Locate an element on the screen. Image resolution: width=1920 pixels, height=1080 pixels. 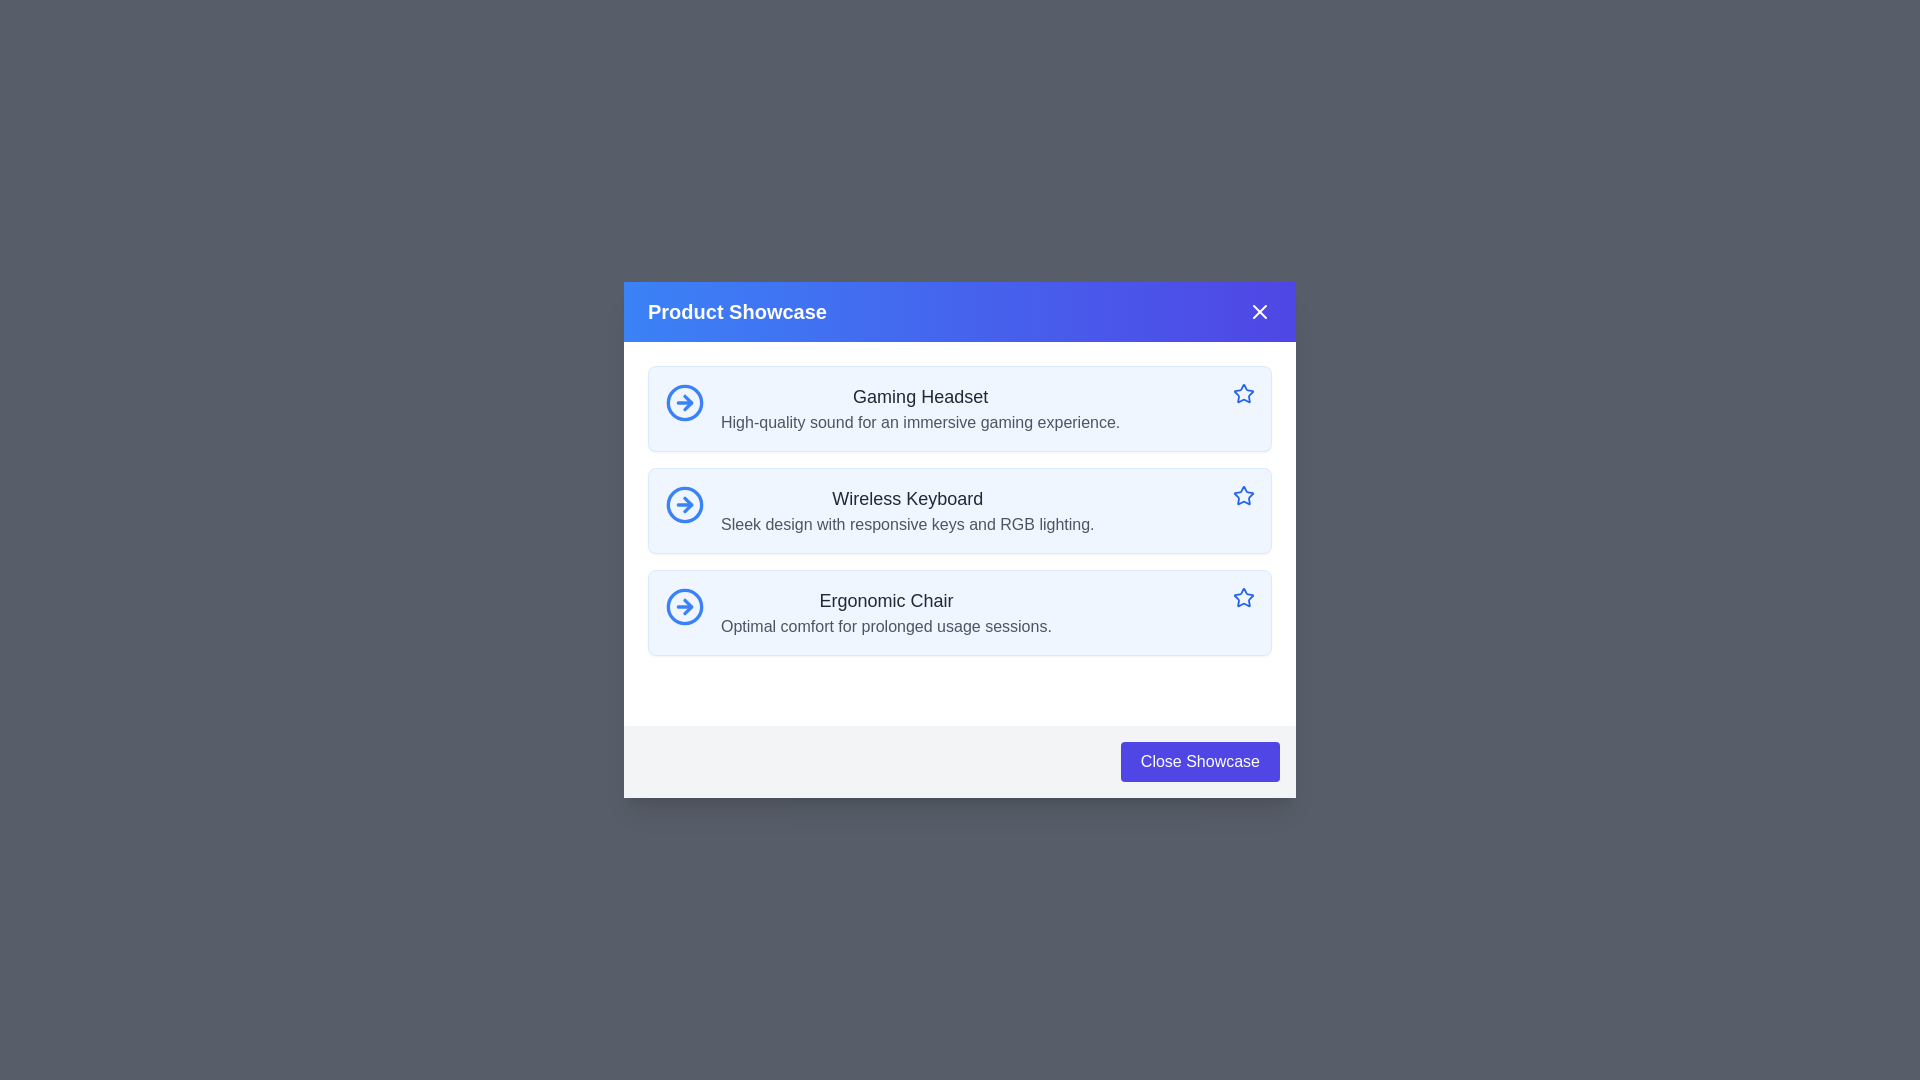
the close icon located in the upper-right corner of the dialog box, next to the title text 'Product Showcase' is located at coordinates (1258, 312).